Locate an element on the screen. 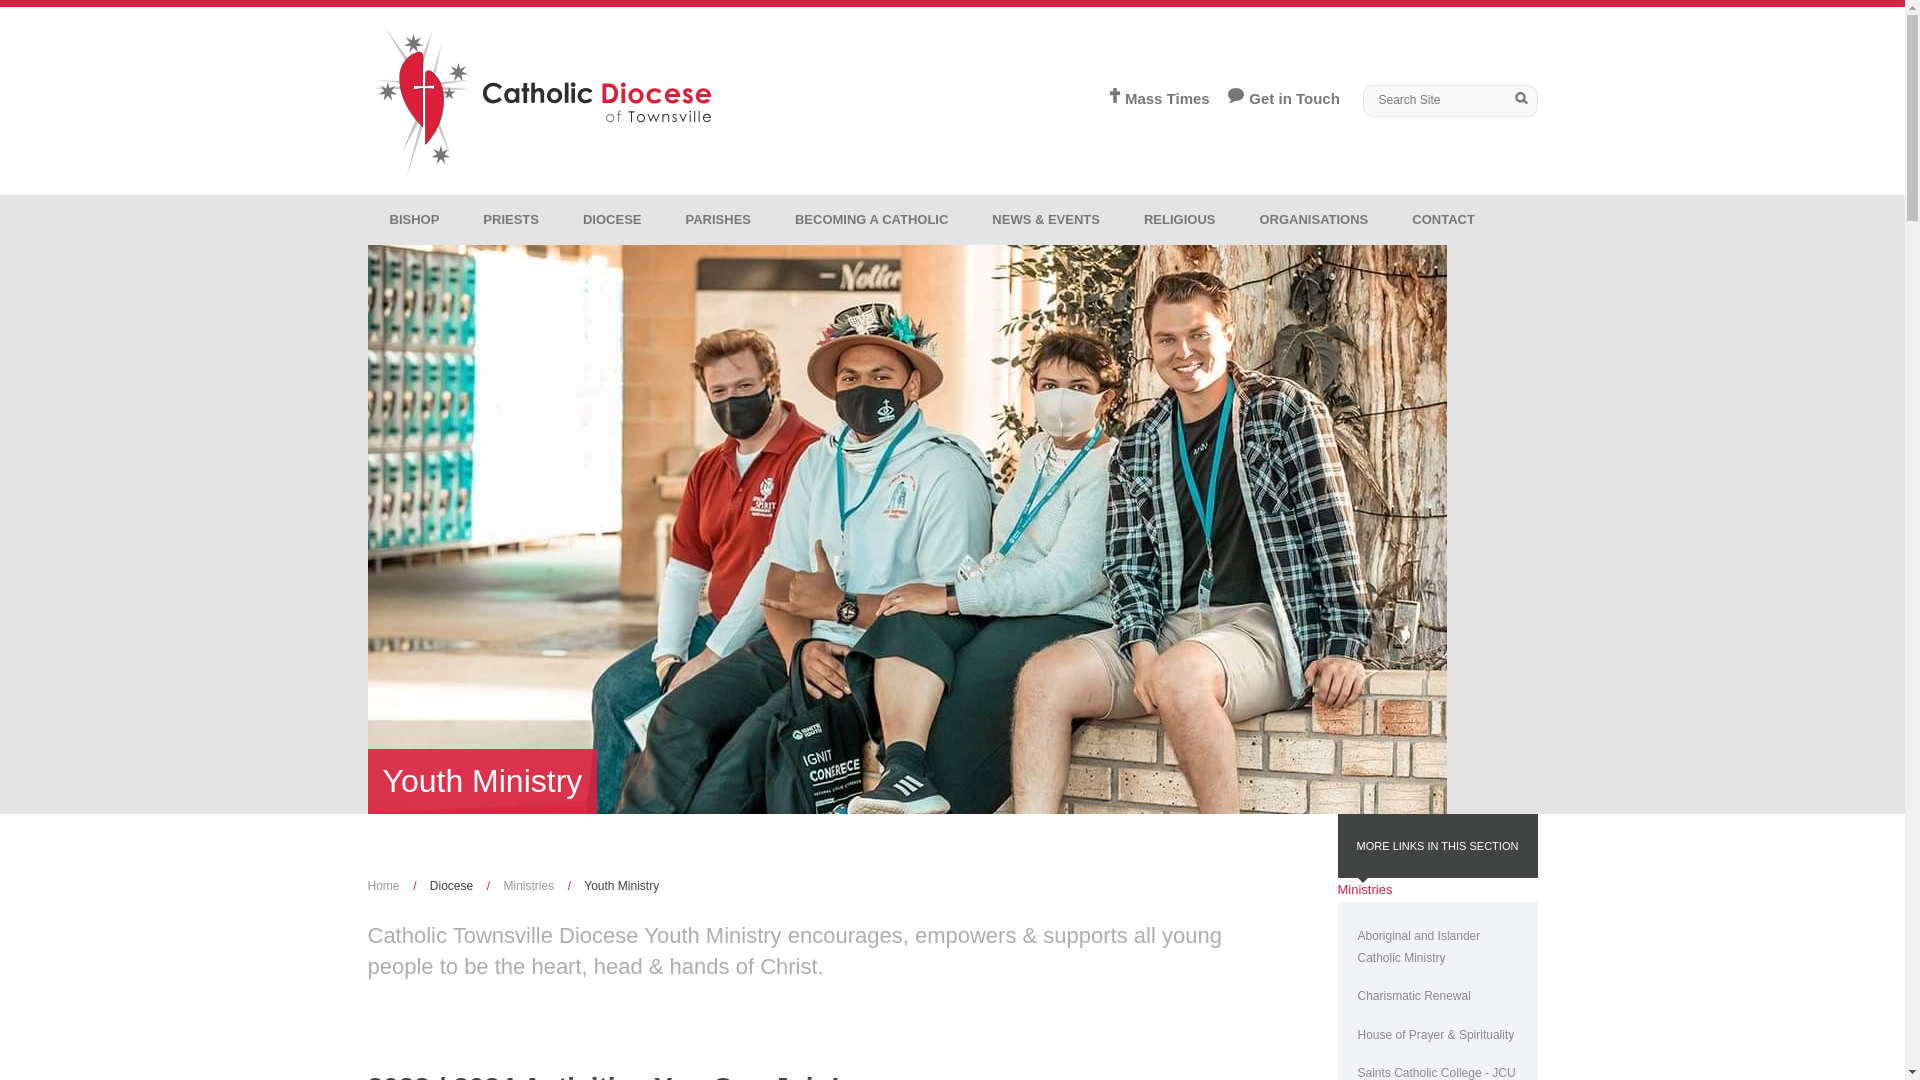  'RELIGIOUS' is located at coordinates (1180, 219).